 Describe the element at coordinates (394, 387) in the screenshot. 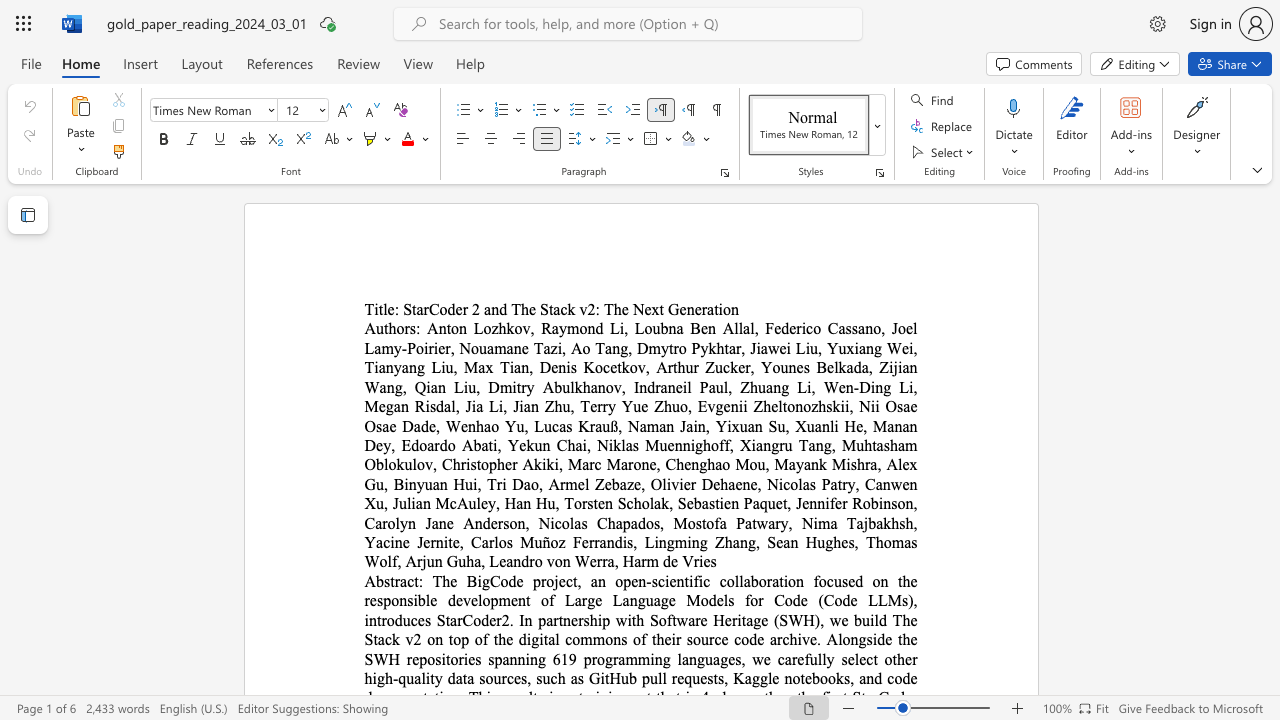

I see `the subset text "g, Qian Liu, Dmitry Abulkhanov, Indraneil Paul, Zhuang Li, Wen-Ding Li, Megan Risdal, Jia Li, Jian Zhu, Te" within the text "Anton Lozhkov, Raymond Li, Loubna Ben Allal, Federico Cassano, Joel Lamy-Poirier, Nouamane Tazi, Ao Tang, Dmytro Pykhtar, Jiawei Liu, Yuxiang Wei, Tianyang Liu, Max Tian, Denis Kocetkov, Arthur Zucker, Younes Belkada, Zijian Wang, Qian Liu, Dmitry Abulkhanov, Indraneil Paul, Zhuang Li, Wen-Ding Li, Megan Risdal, Jia Li, Jian Zhu, Terry Yue Zhuo, Evgenii Zheltonozhskii, Nii Osae Osae Dade, Wenhao Yu, Lucas Krauß, Naman Jain, Yixuan Su, Xuanli He, Manan Dey, Edoardo Abati, Yekun Chai, Niklas Muennighoff, Xiangru Tang, Muhtasham Oblokulov, Christopher Akiki, Marc Marone, Chenghao Mou, Mayank Mishra, Alex Gu, Binyuan Hui, Tri Dao, Armel Zebaze, Olivier Dehaene, Nicolas Patry, Canwen Xu, Julian McAuley, Han Hu, Torsten Scholak, Sebastien Paquet, Jennifer Robinson, Carolyn Jane Anderson, Nicolas Chapados, Mostofa Patwary, Nima Tajbakhsh, Yacine Jernite, Carlos Muñoz Ferrandis, Lingming Zhang, Sean Hughes, Thomas Wolf, Arjun Guha, Leandro von Werra, Harm de Vries"` at that location.